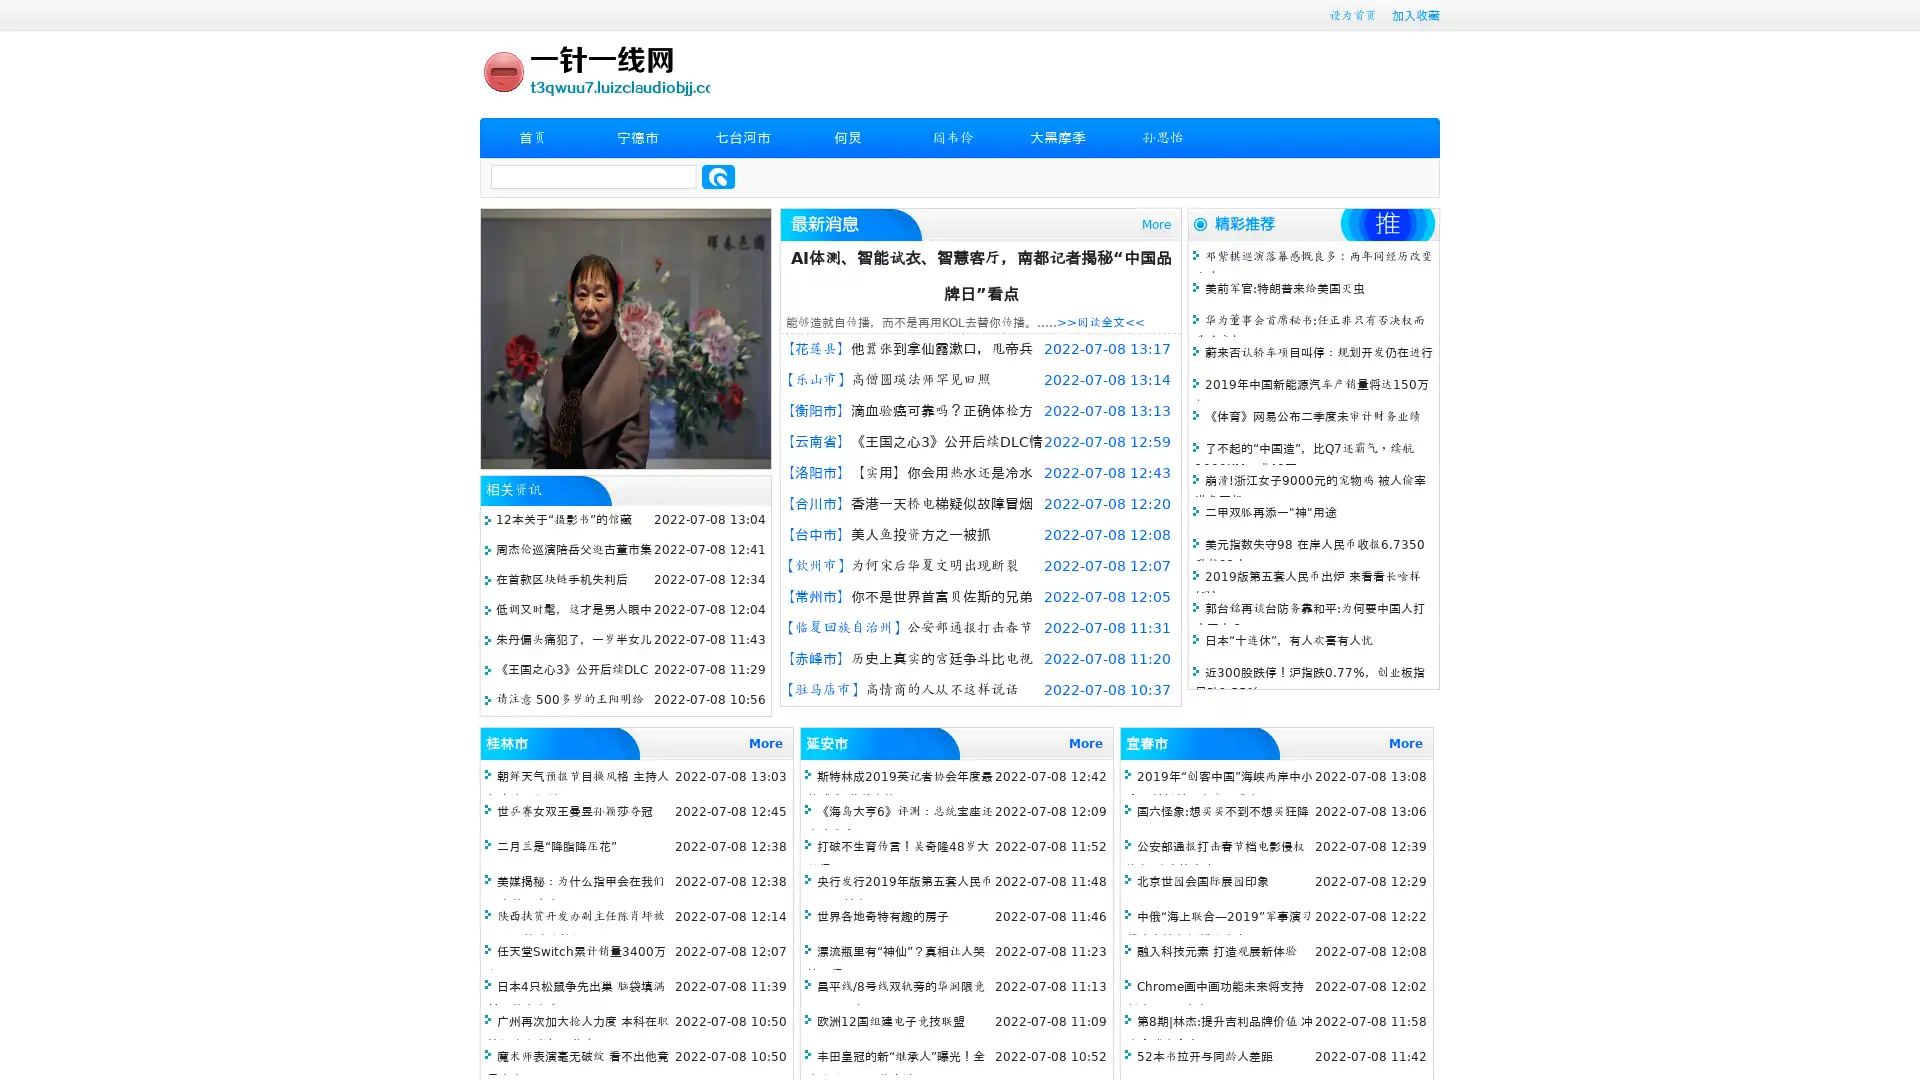 This screenshot has height=1080, width=1920. Describe the element at coordinates (718, 176) in the screenshot. I see `Search` at that location.